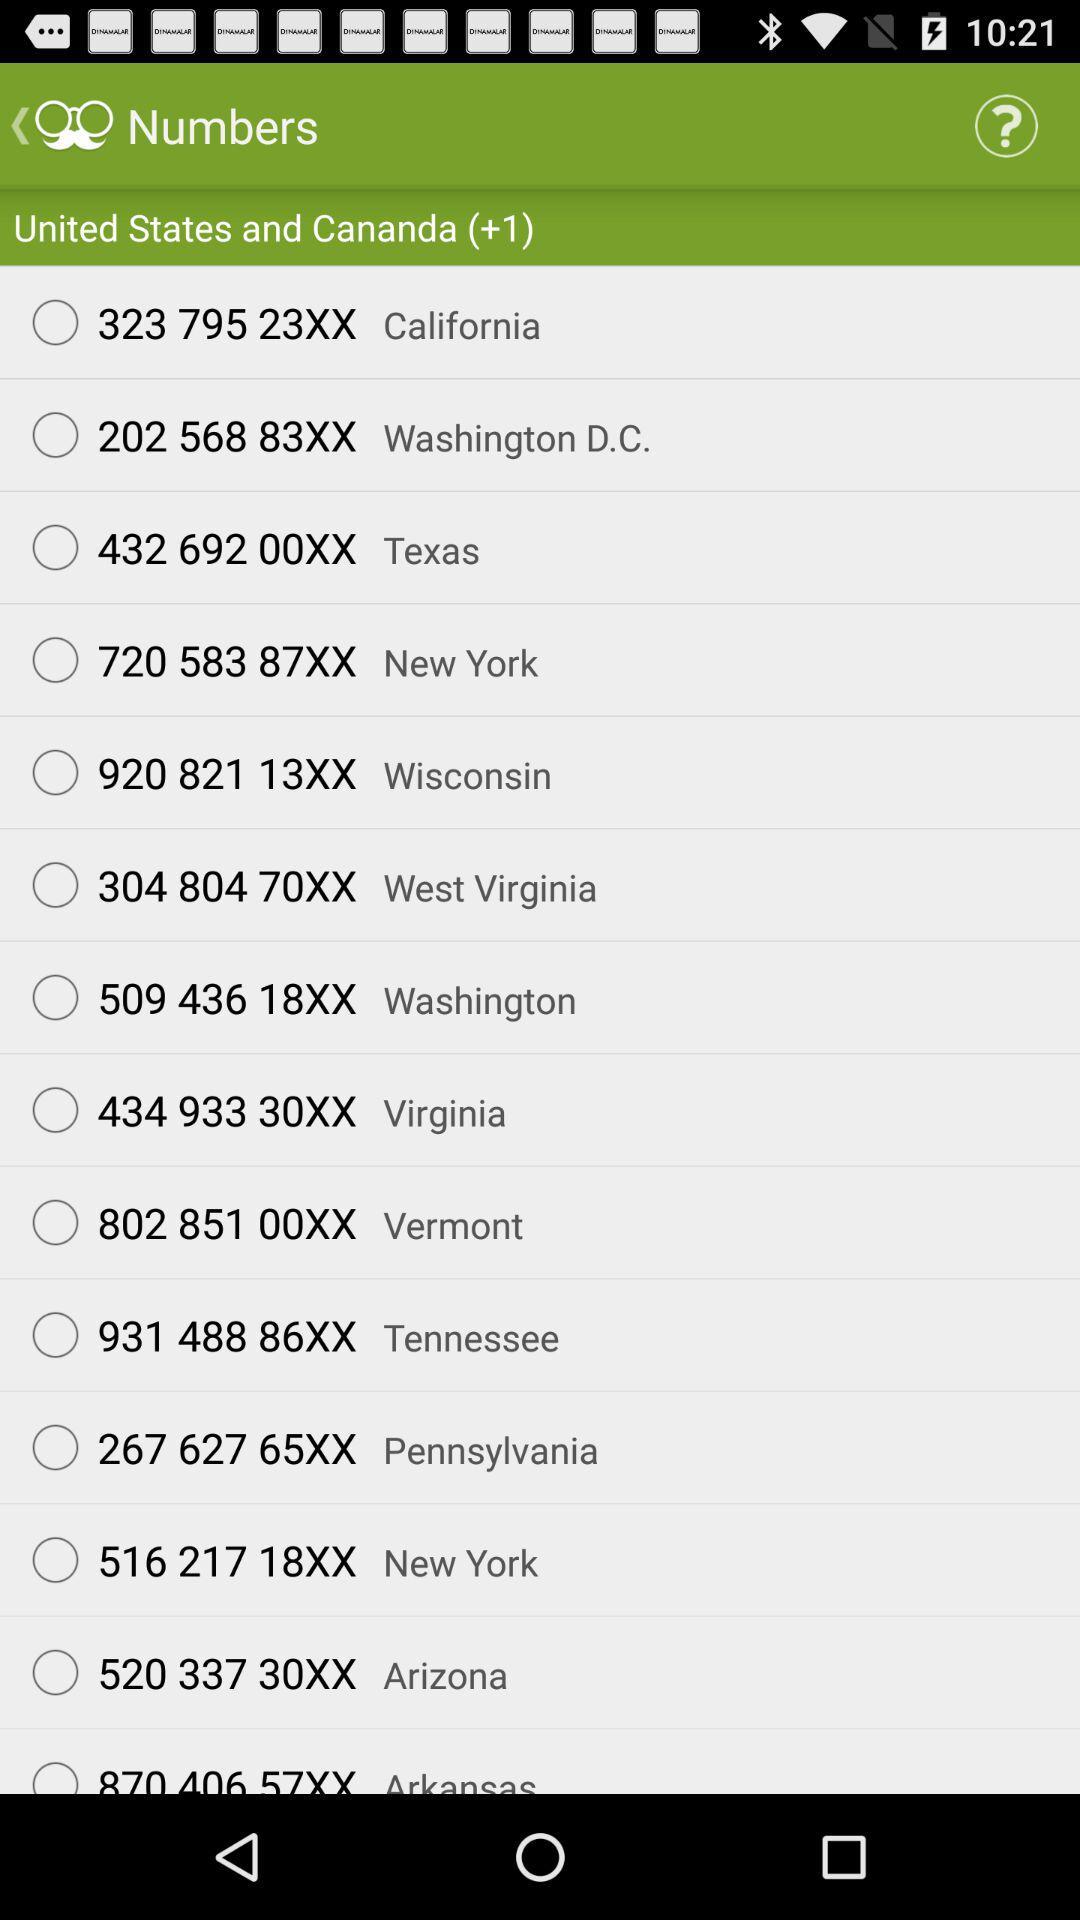 This screenshot has width=1080, height=1920. Describe the element at coordinates (185, 1447) in the screenshot. I see `267 627 65xx item` at that location.